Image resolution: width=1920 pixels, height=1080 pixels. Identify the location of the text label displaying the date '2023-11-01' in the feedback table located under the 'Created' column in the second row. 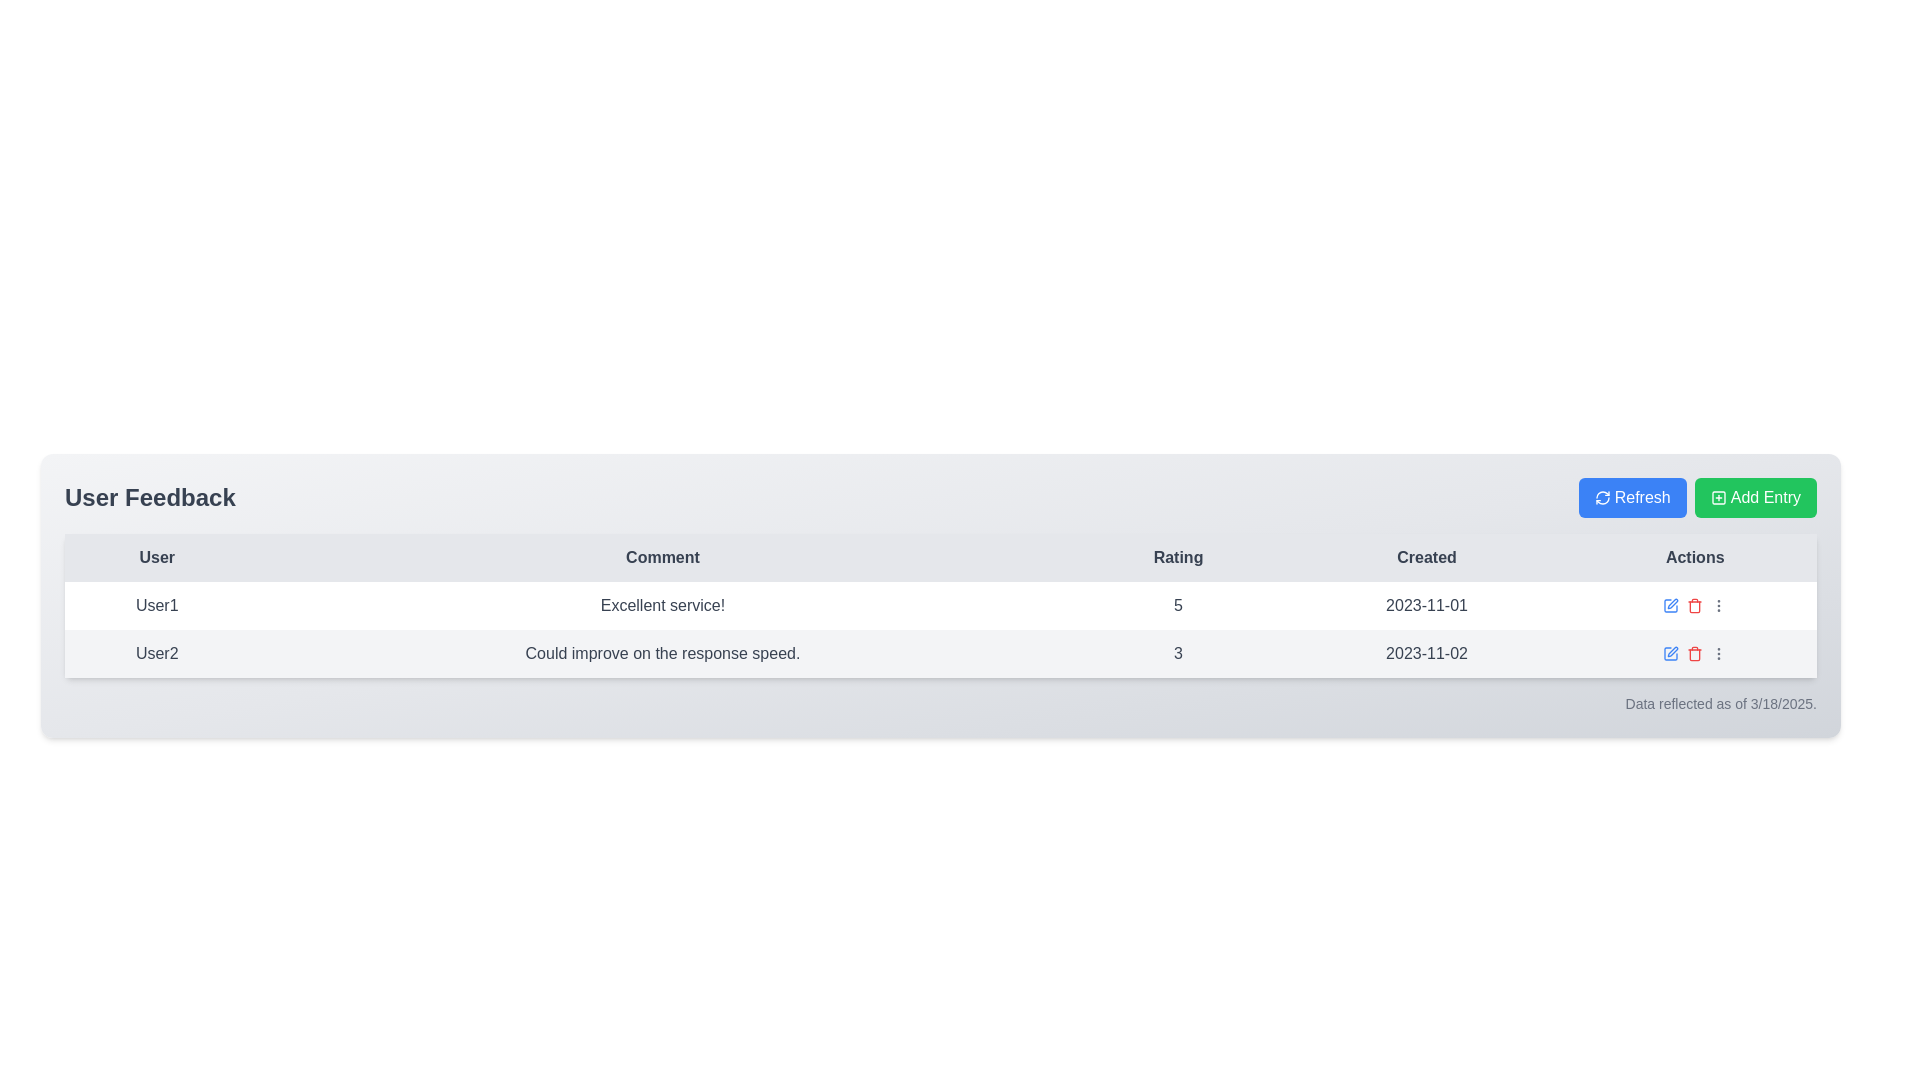
(1425, 604).